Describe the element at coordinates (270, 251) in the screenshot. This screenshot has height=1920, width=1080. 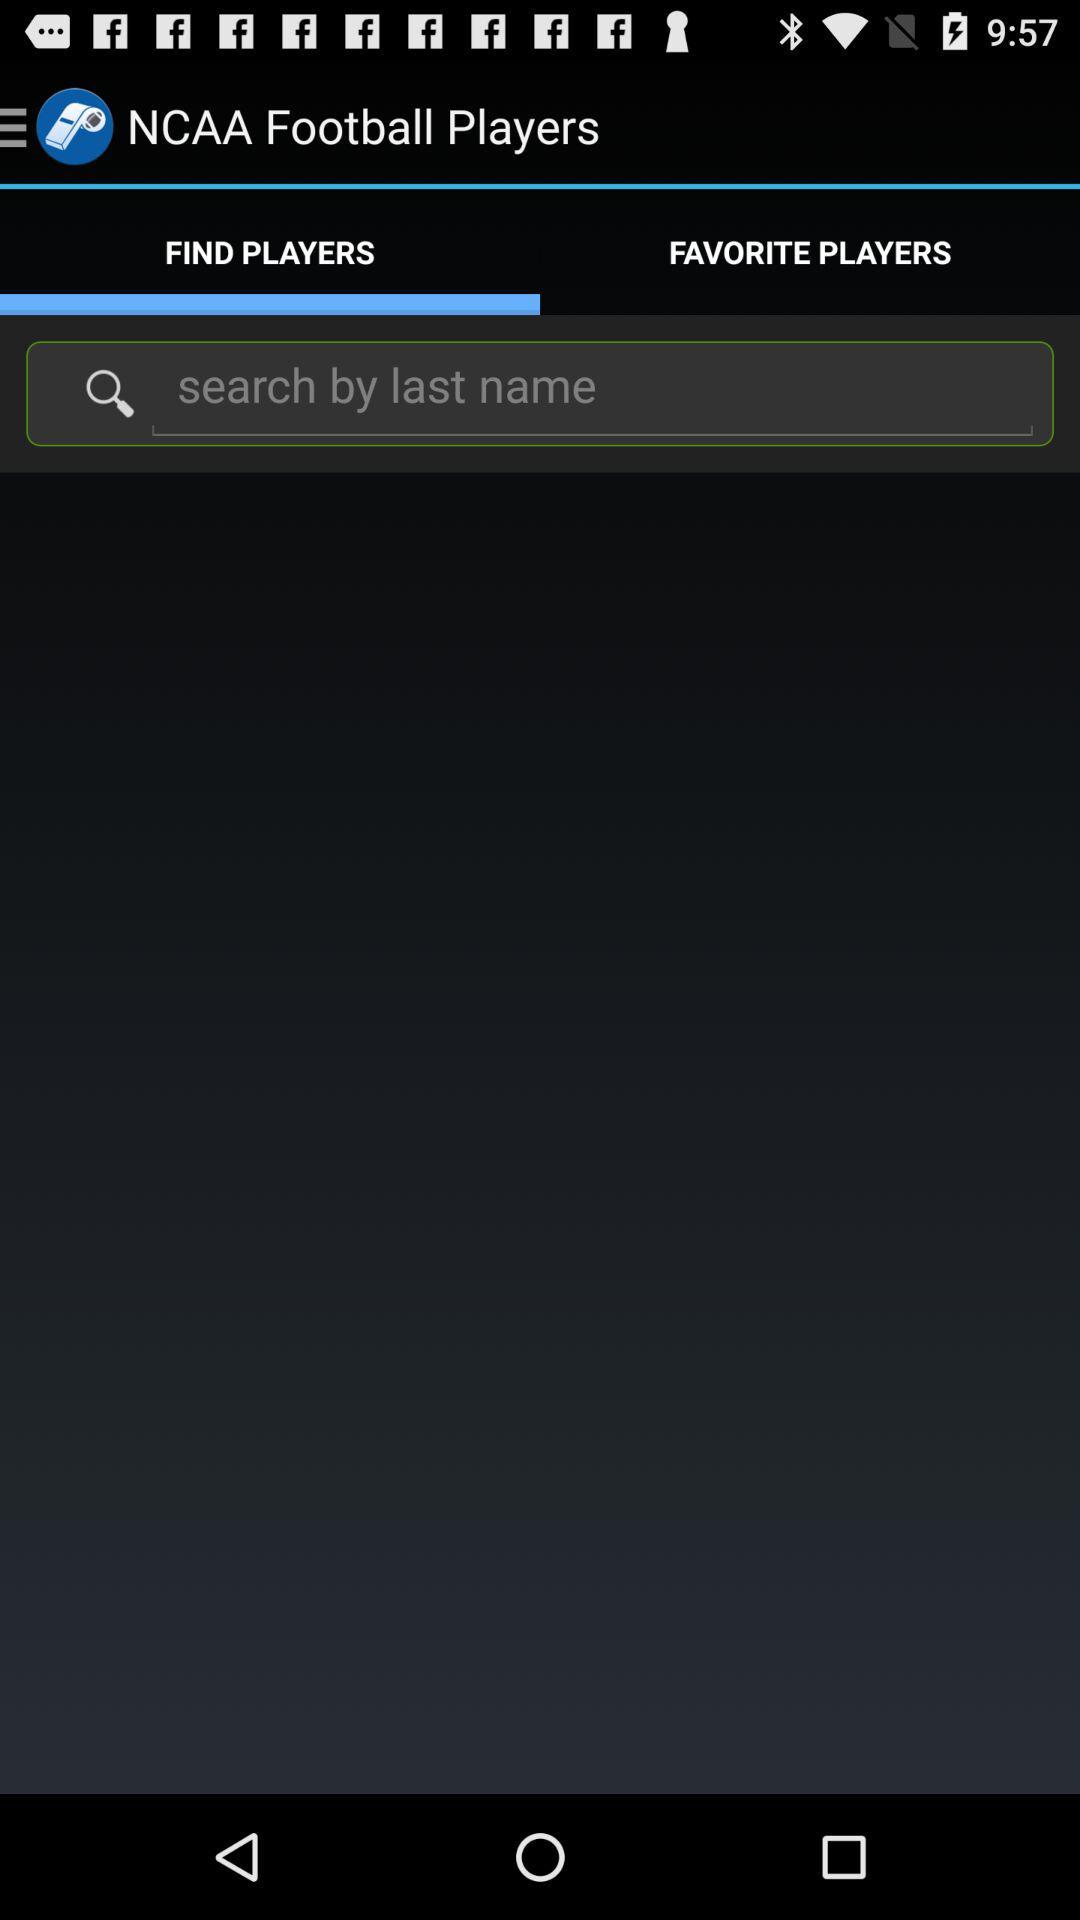
I see `icon next to favorite players icon` at that location.